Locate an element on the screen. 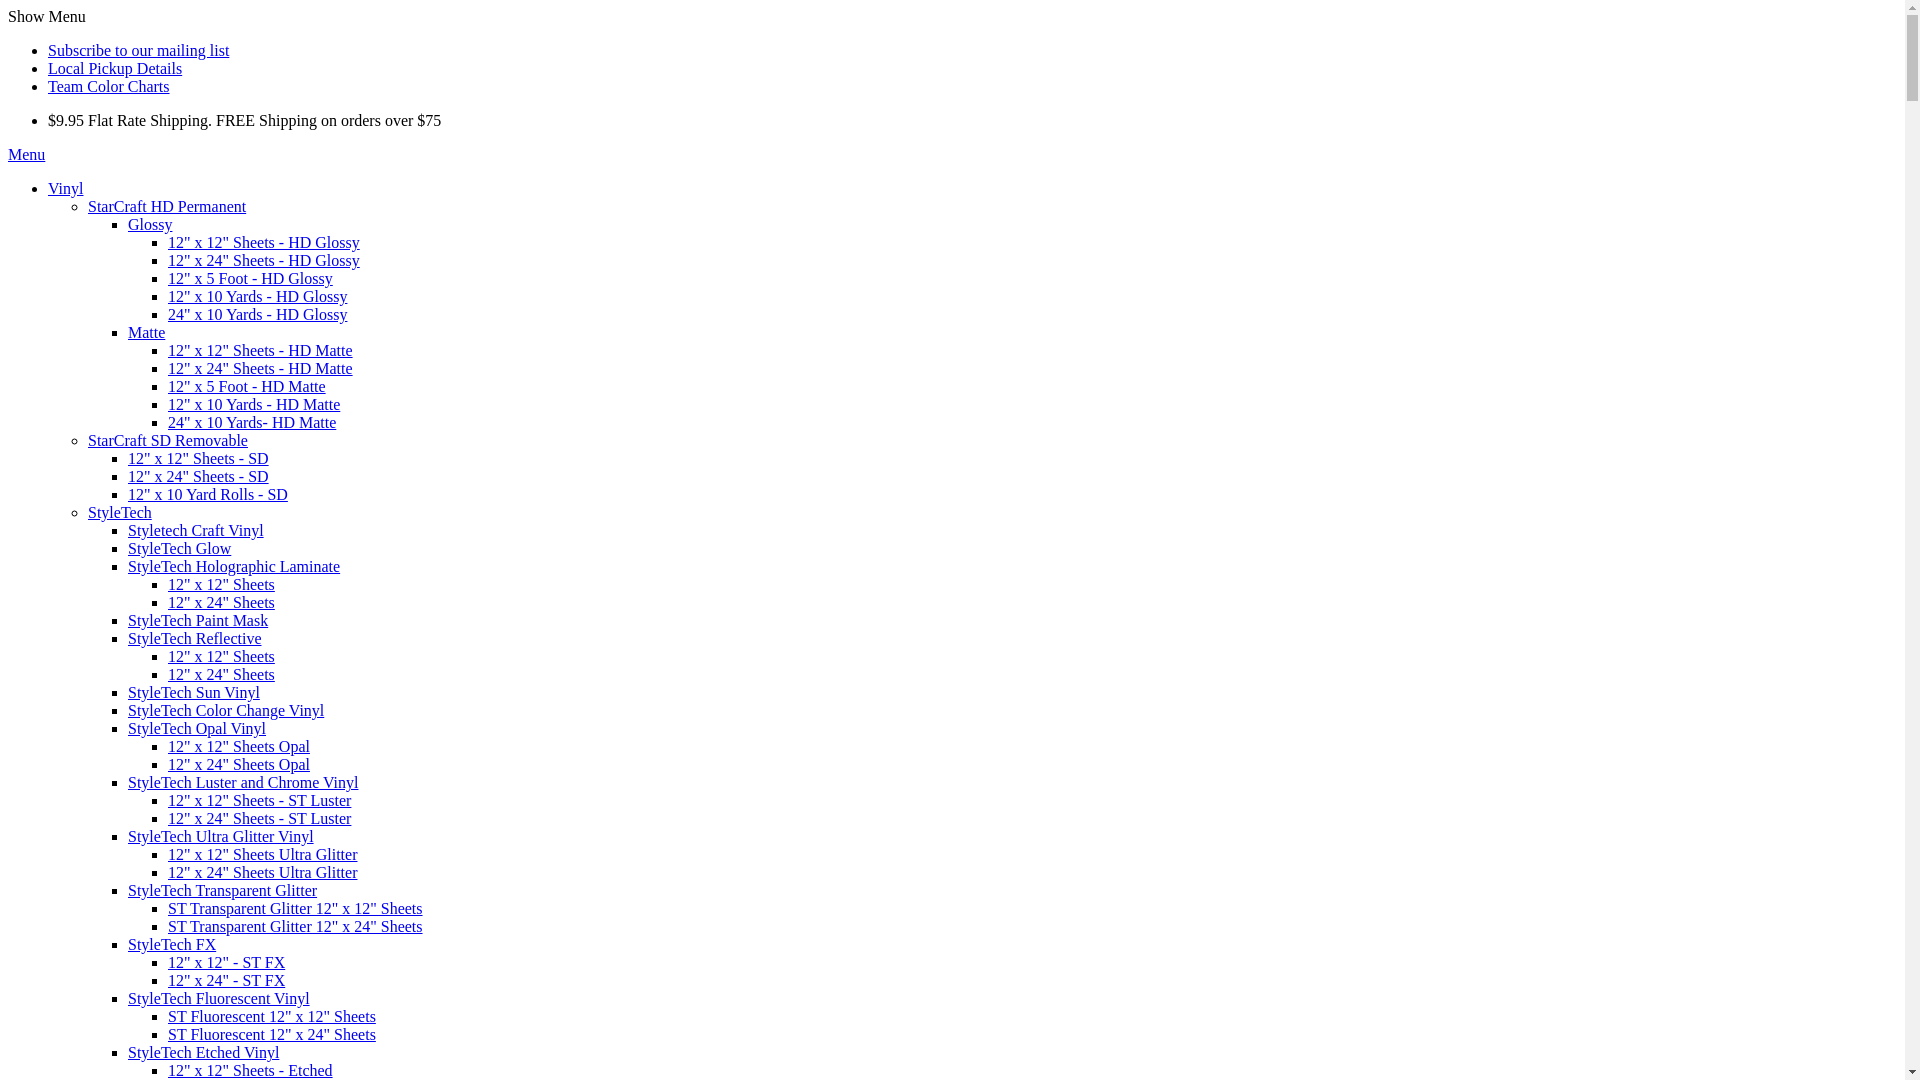 This screenshot has width=1920, height=1080. 'ST Fluorescent 12" x 24" Sheets' is located at coordinates (271, 1034).